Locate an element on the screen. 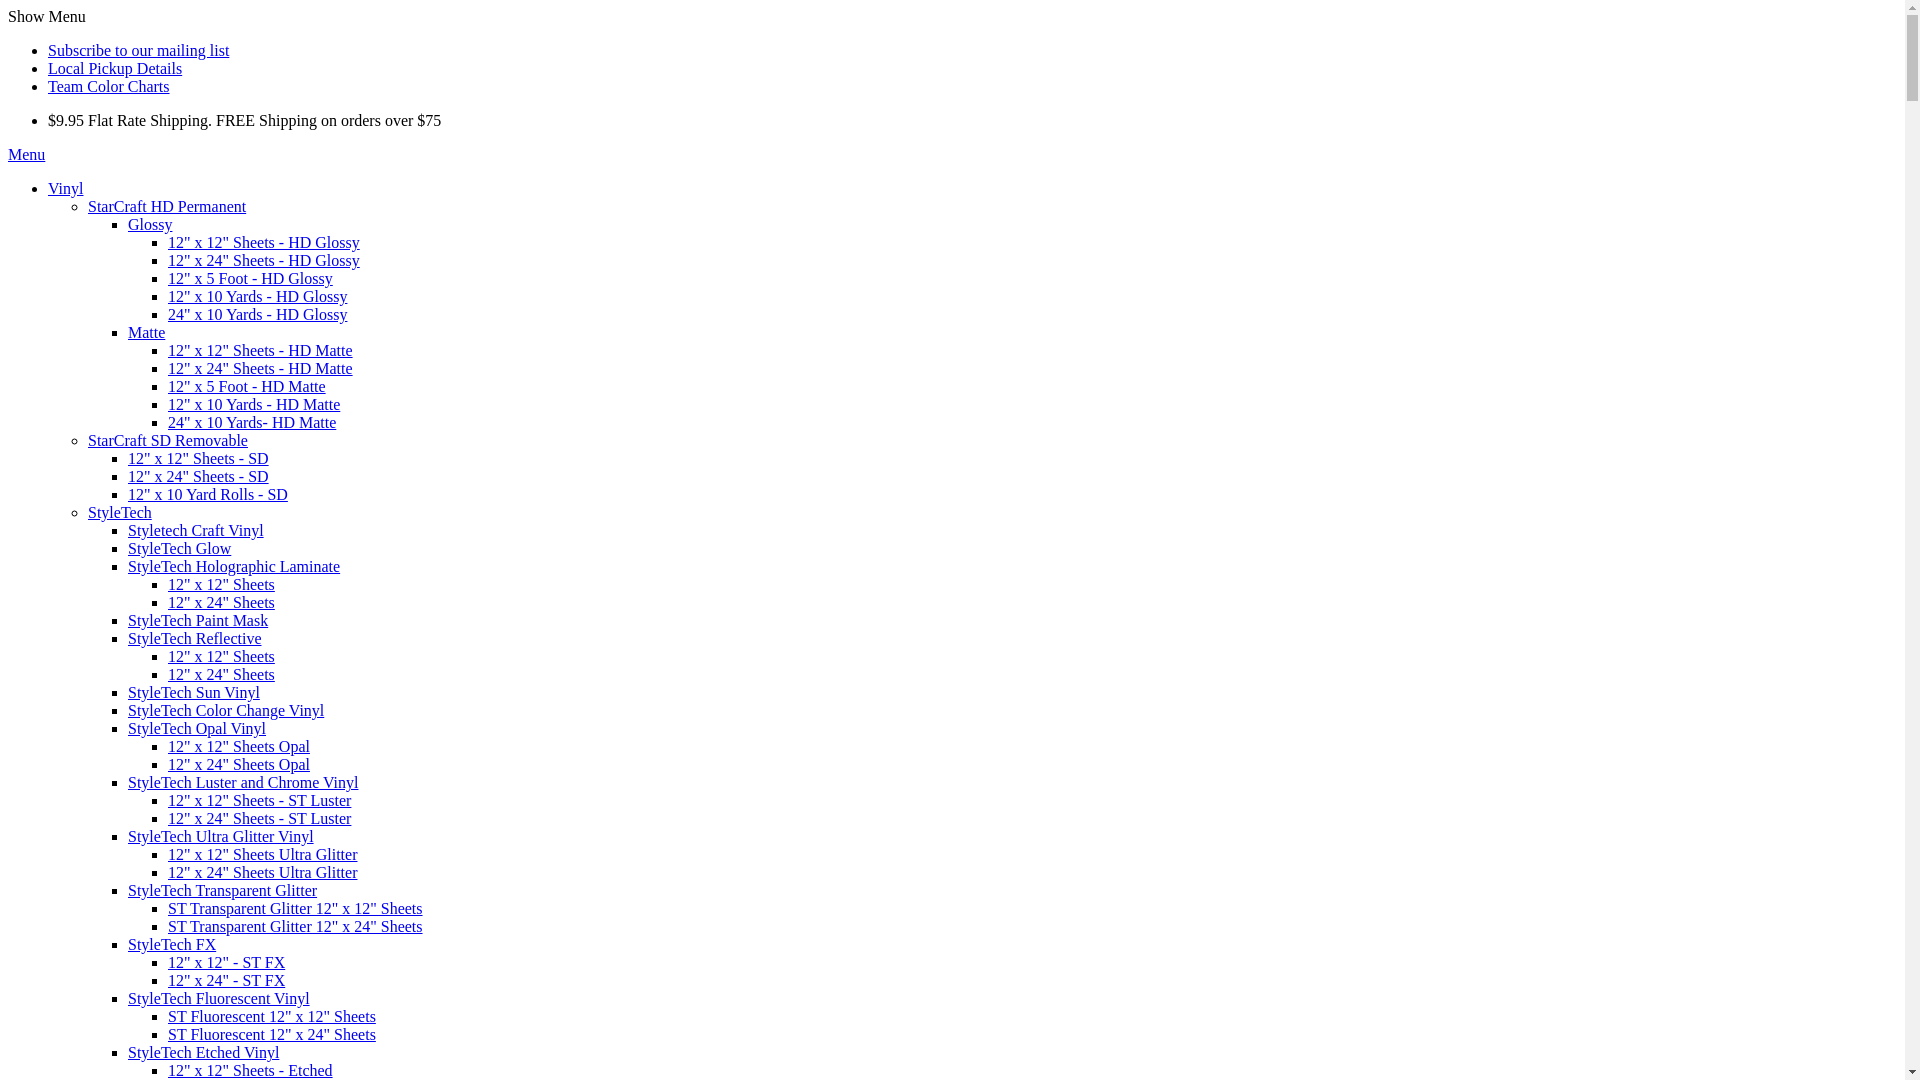 This screenshot has width=1920, height=1080. 'ST Fluorescent 12" x 24" Sheets' is located at coordinates (271, 1034).